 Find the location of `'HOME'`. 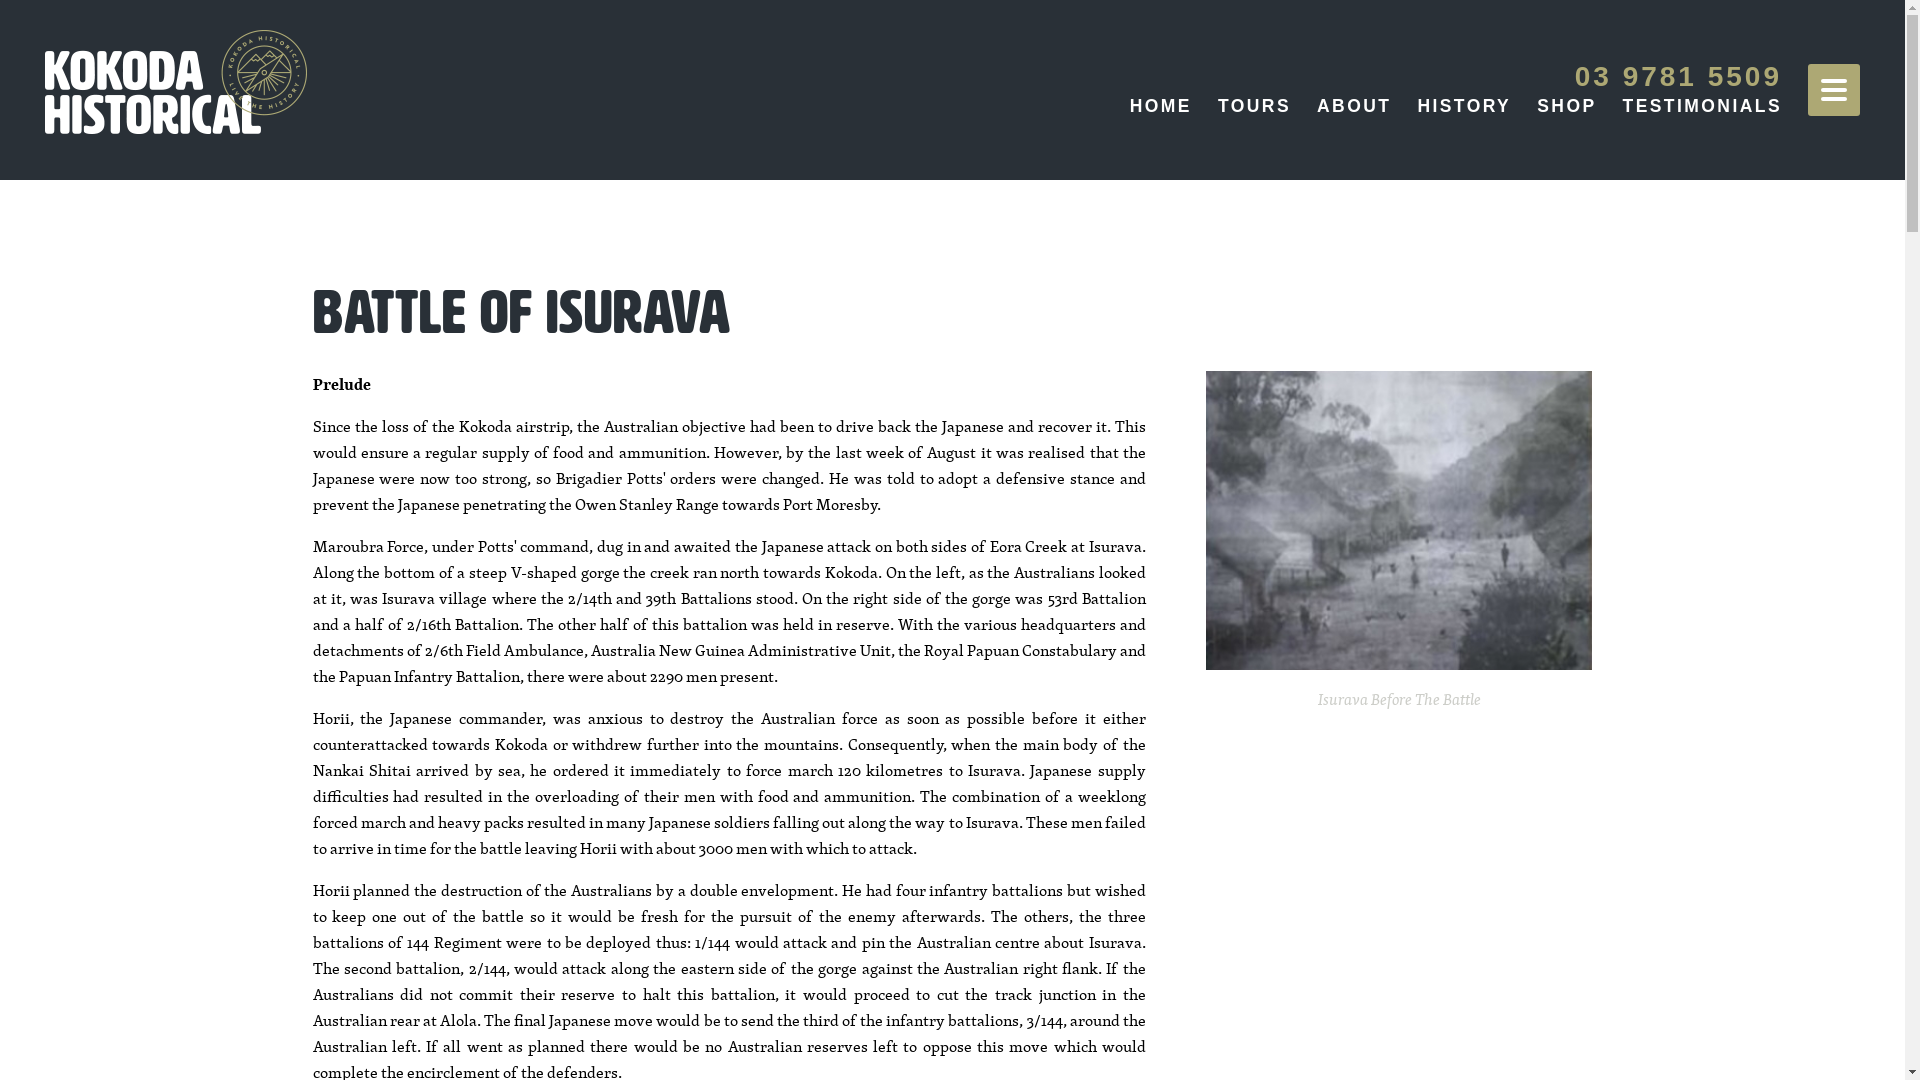

'HOME' is located at coordinates (1161, 105).